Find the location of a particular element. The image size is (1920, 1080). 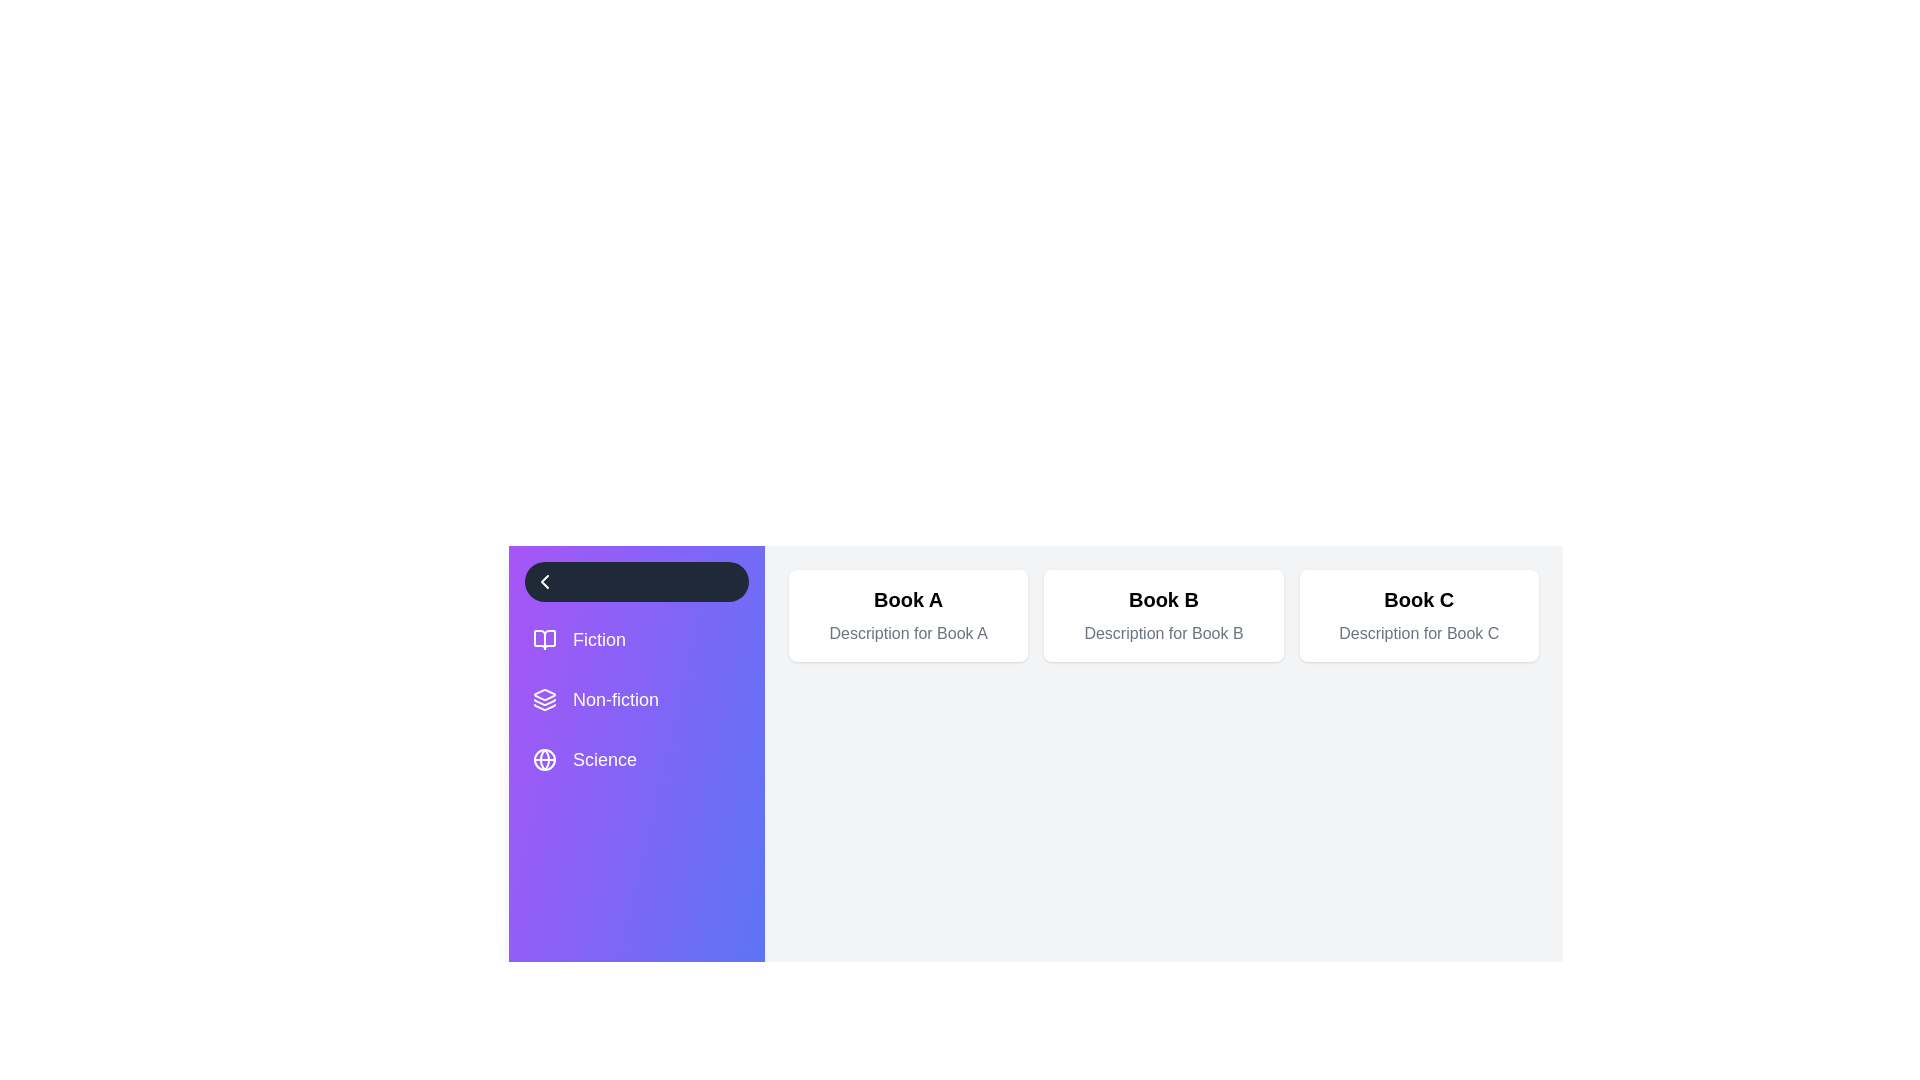

the book card for Book C is located at coordinates (1418, 615).